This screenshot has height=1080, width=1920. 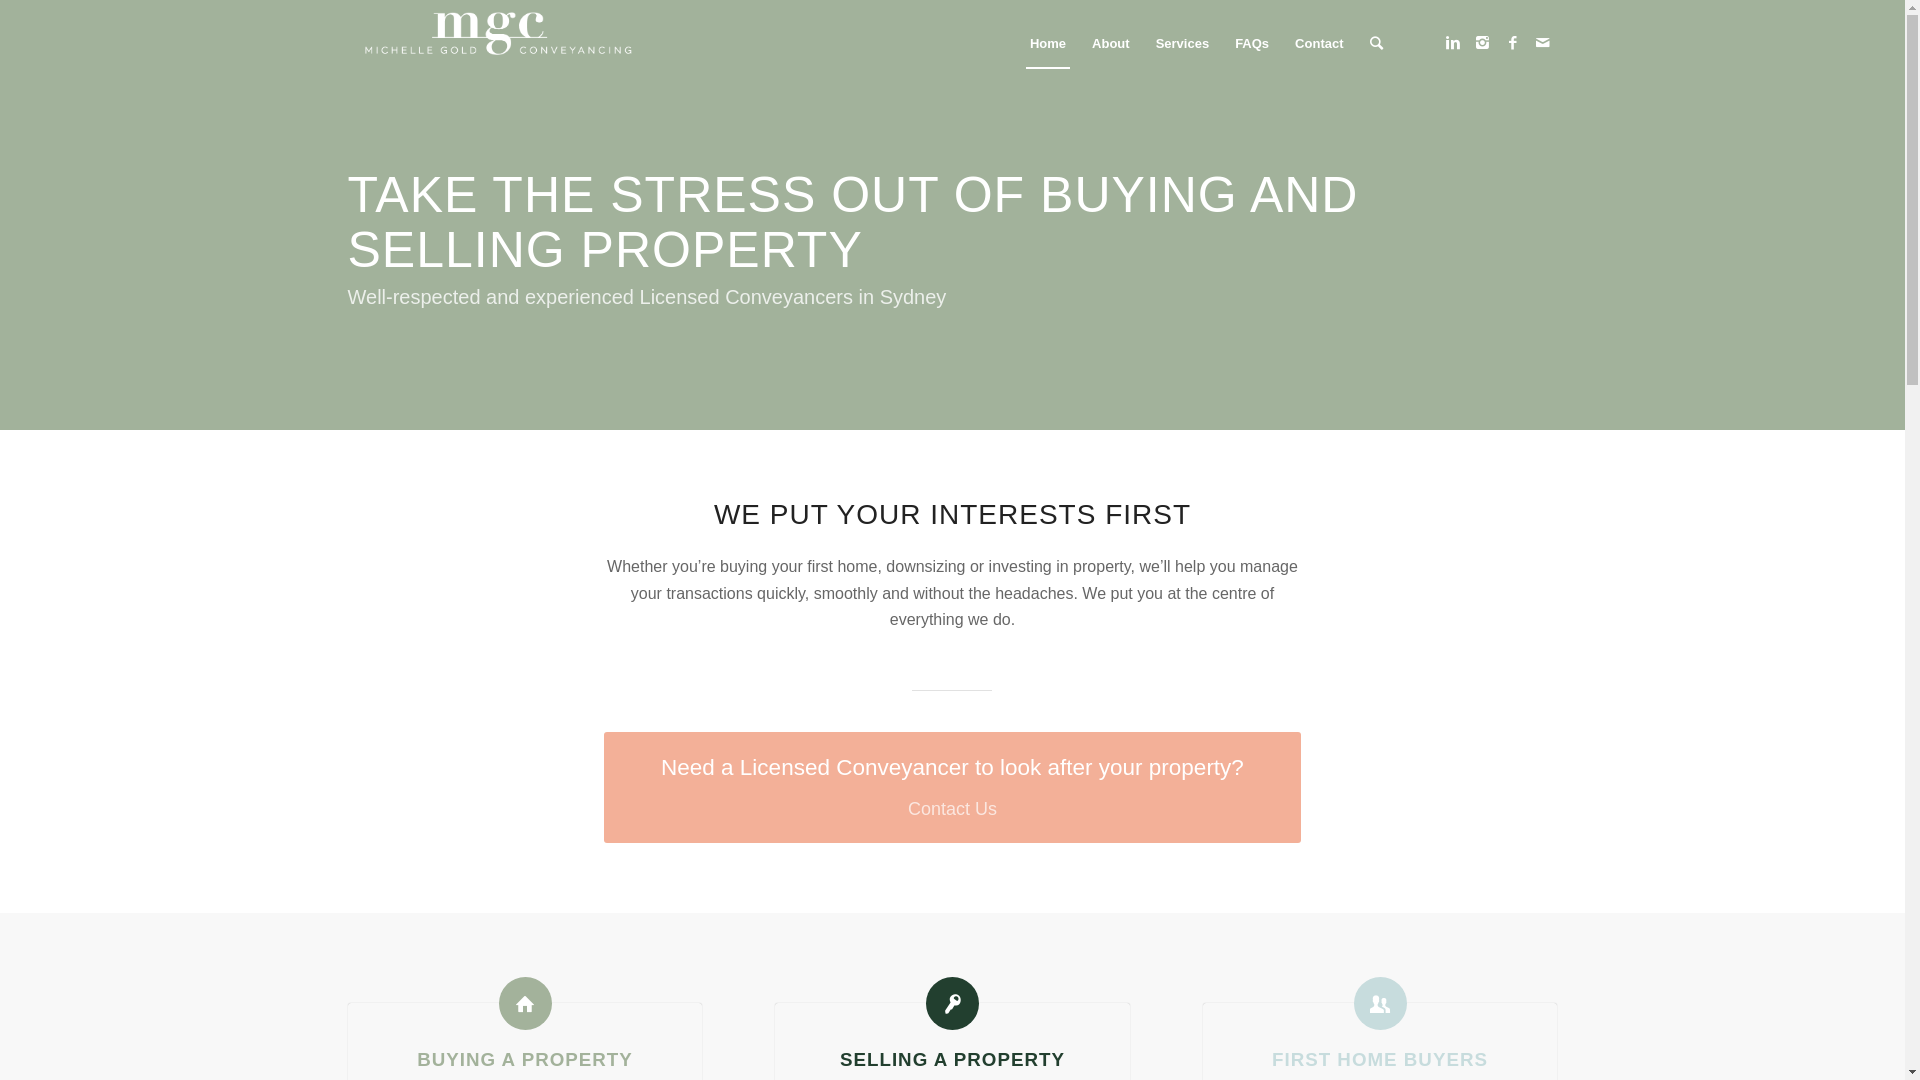 What do you see at coordinates (951, 1058) in the screenshot?
I see `'SELLING A PROPERTY'` at bounding box center [951, 1058].